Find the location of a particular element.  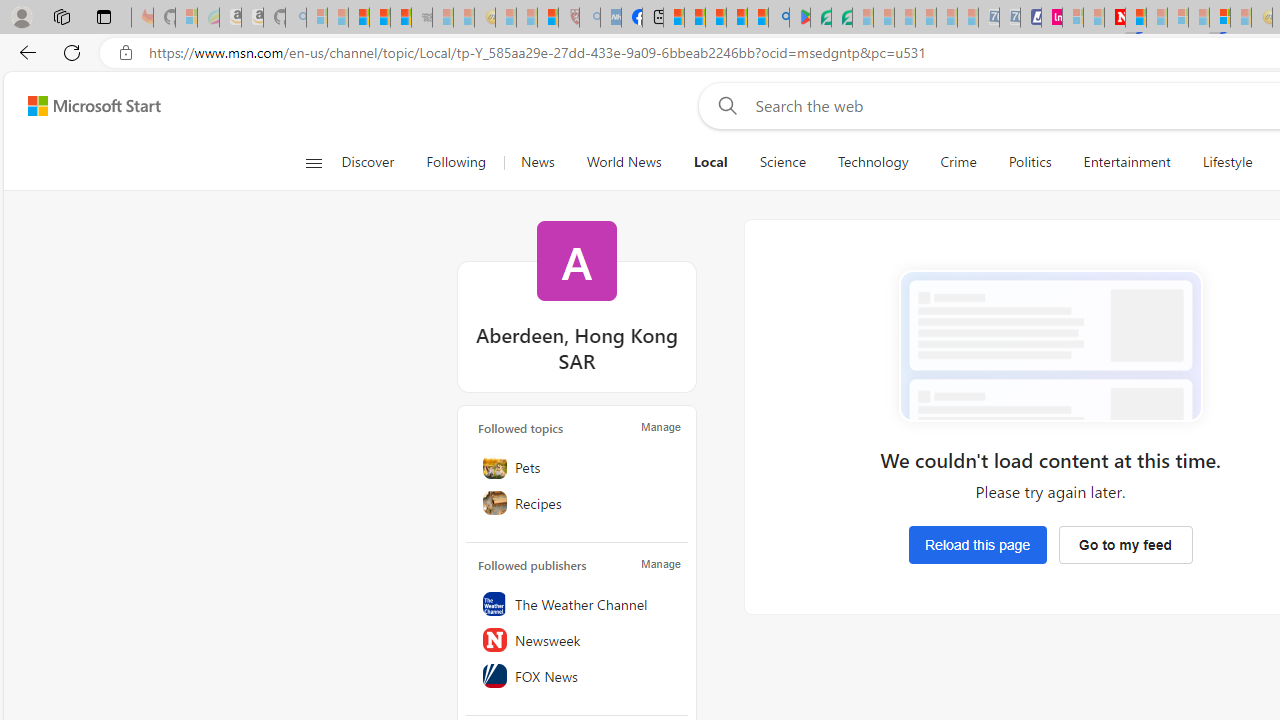

'Jobs - lastminute.com Investor Portal' is located at coordinates (1051, 17).